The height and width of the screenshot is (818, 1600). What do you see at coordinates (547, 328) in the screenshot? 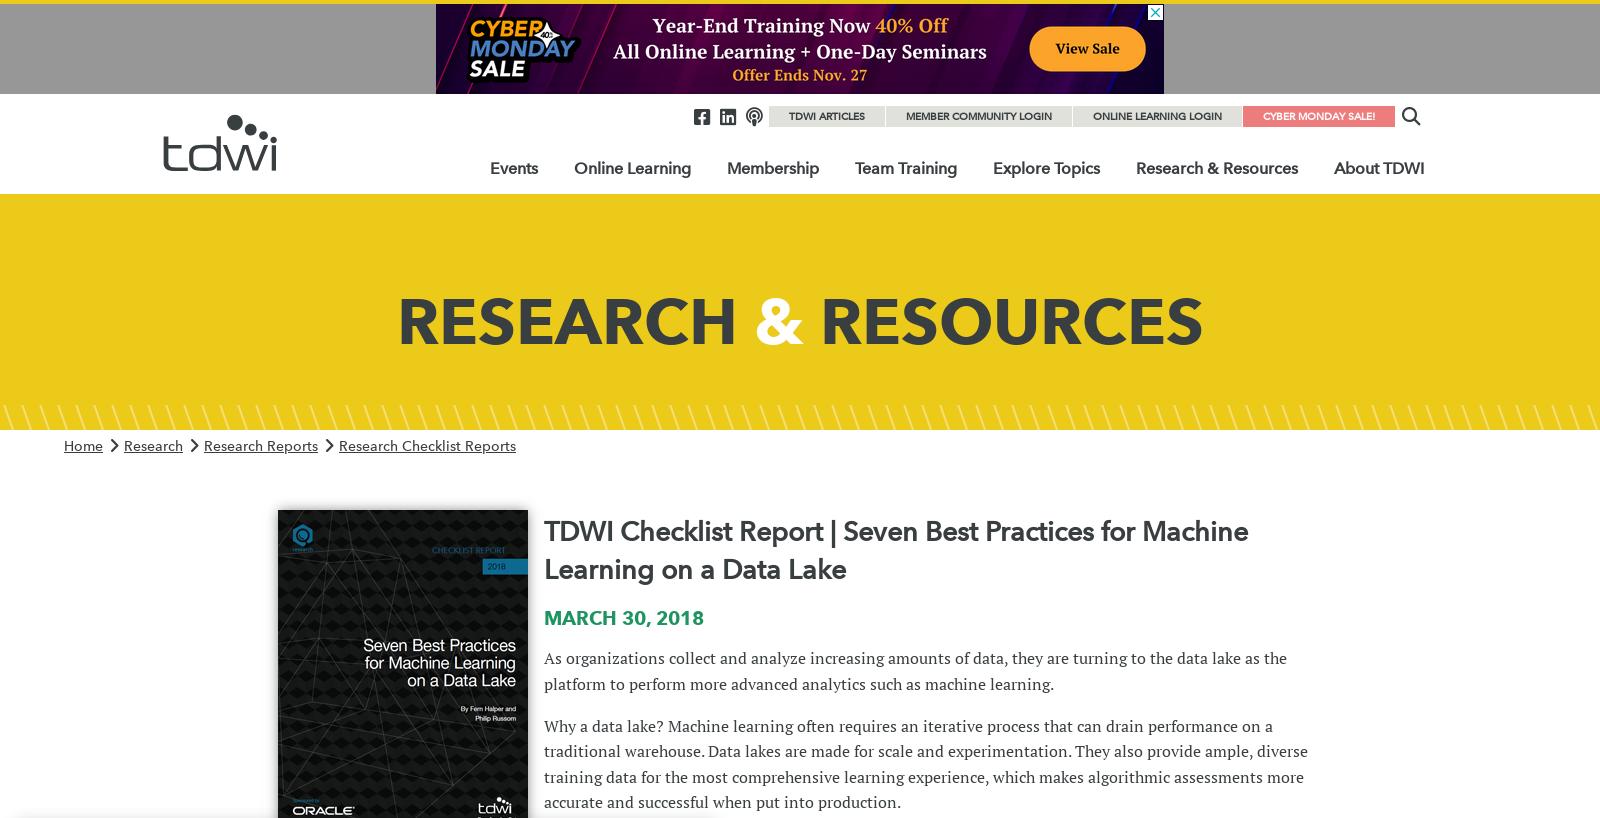
I see `'Event Calendar'` at bounding box center [547, 328].